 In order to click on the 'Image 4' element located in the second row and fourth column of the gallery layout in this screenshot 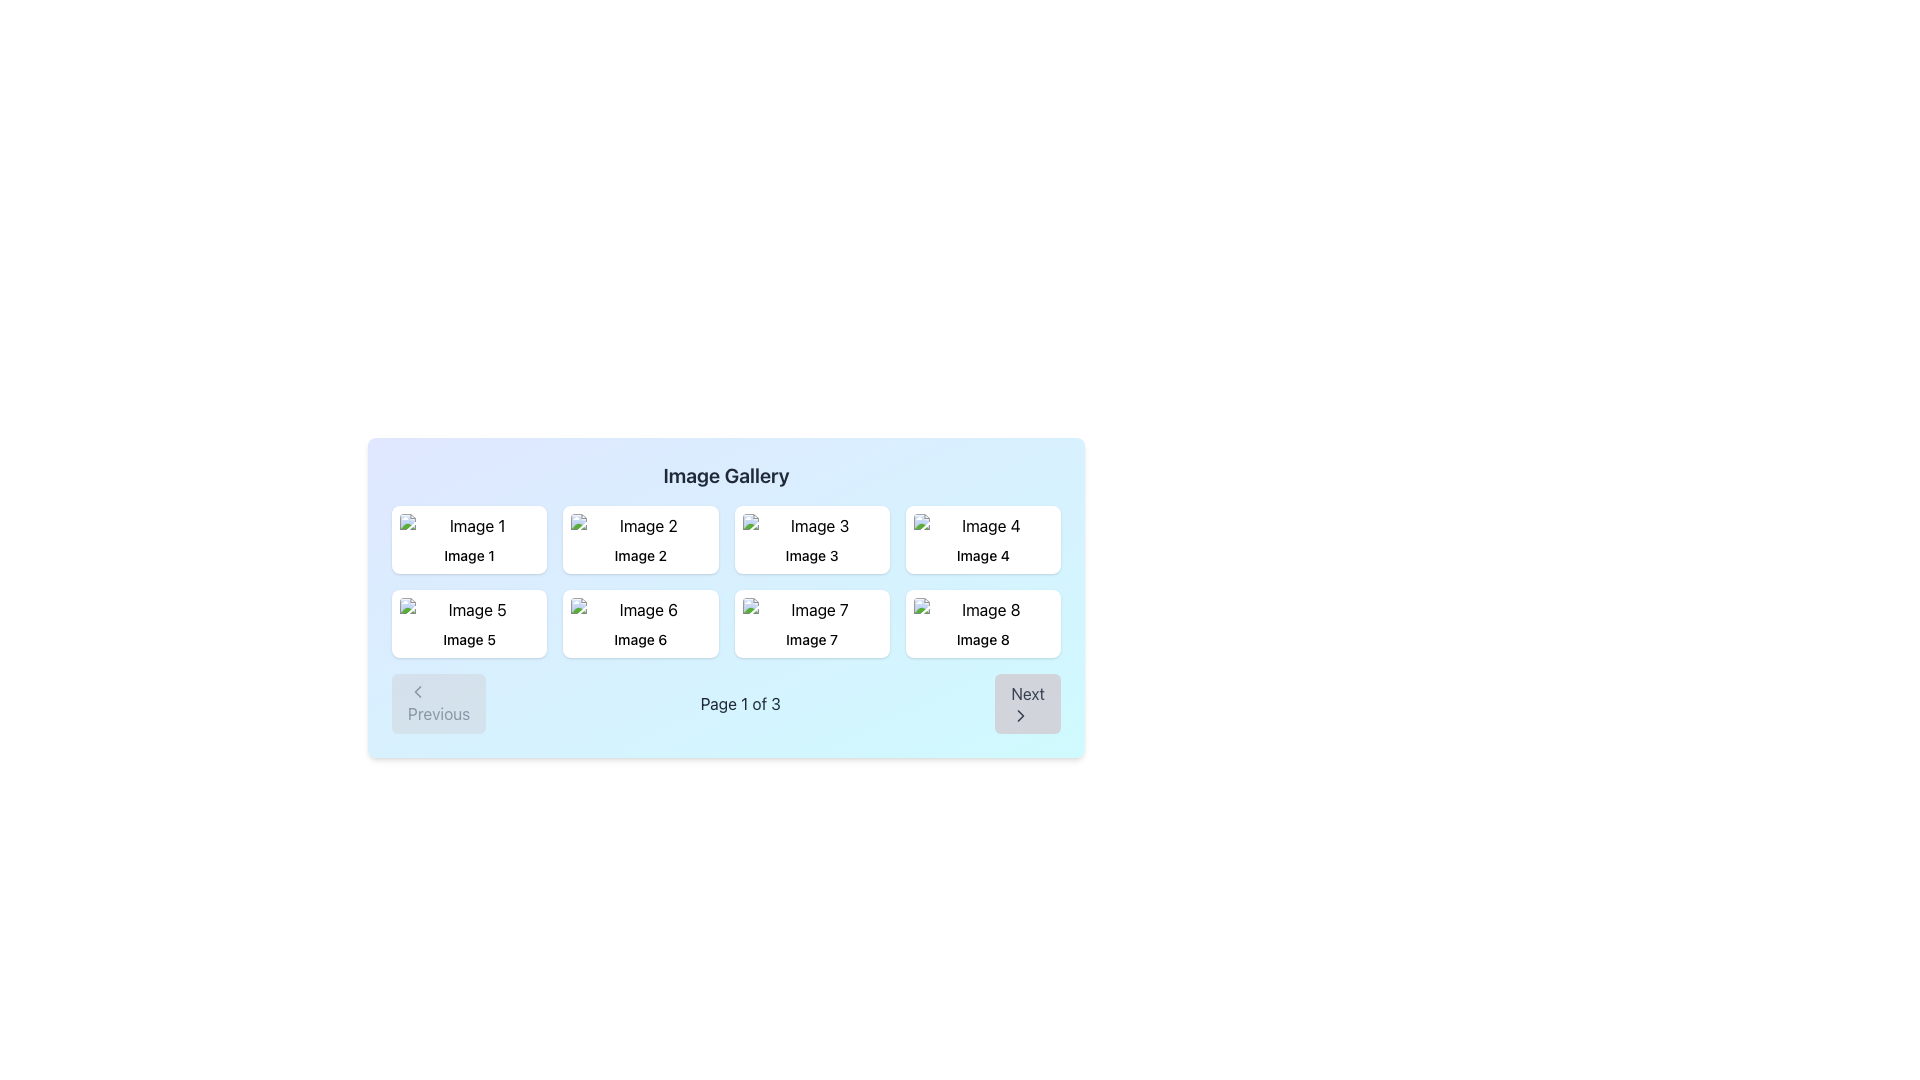, I will do `click(983, 524)`.